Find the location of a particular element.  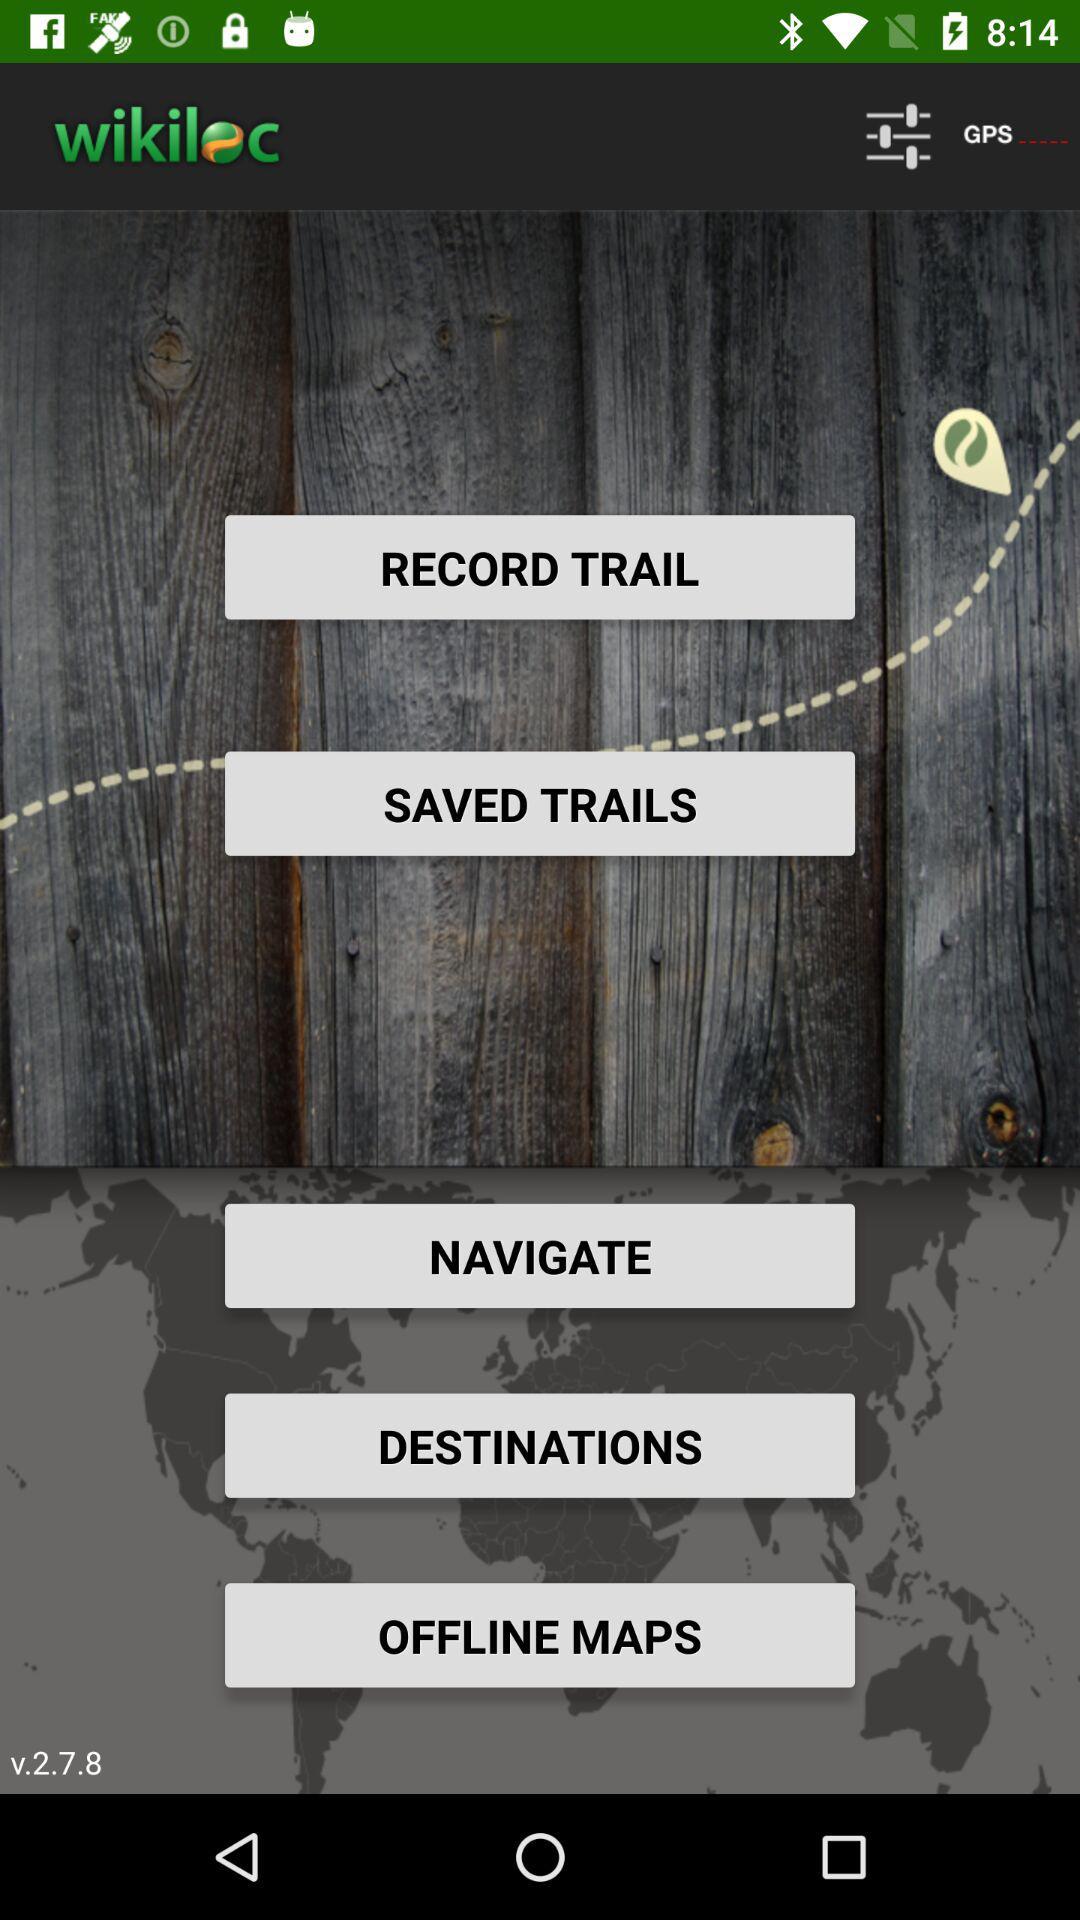

item below saved trails item is located at coordinates (540, 1254).